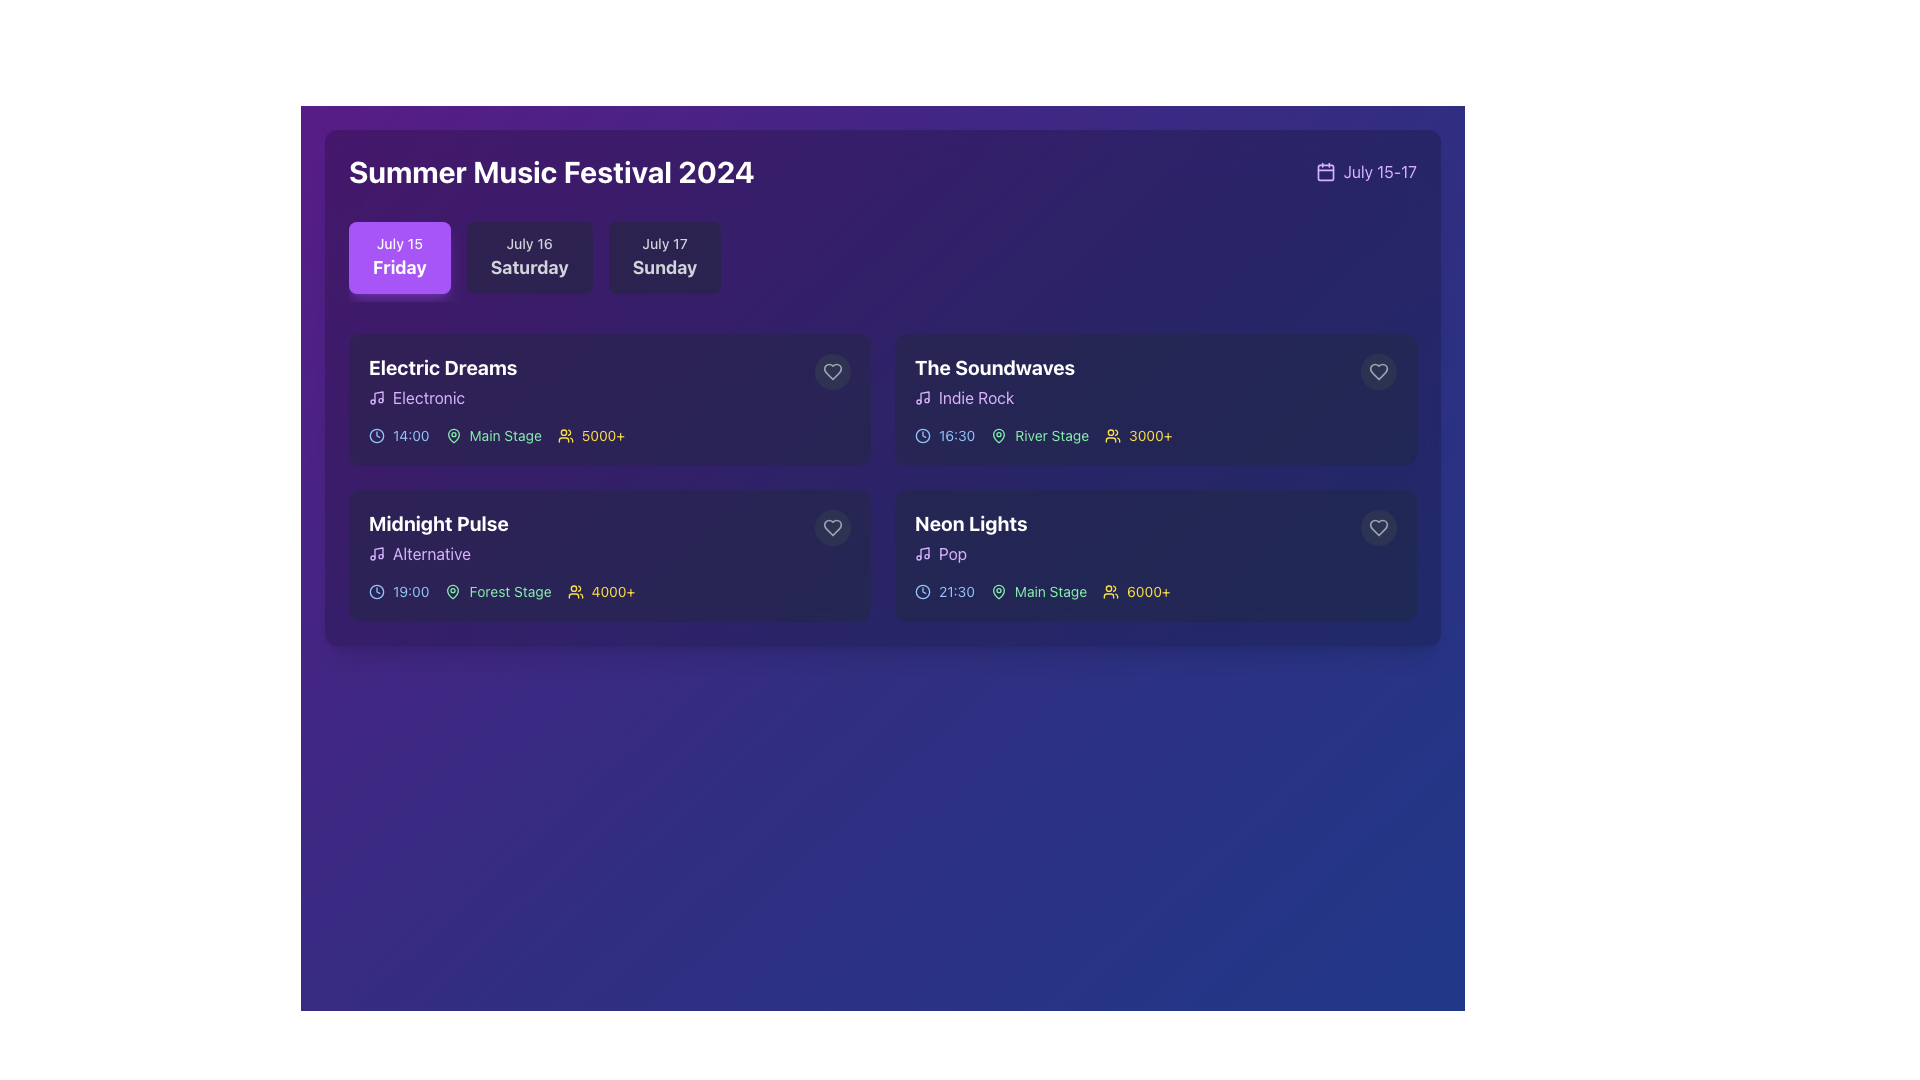 The height and width of the screenshot is (1080, 1920). What do you see at coordinates (1156, 434) in the screenshot?
I see `information presented in the Informative row, which includes the time '16:30' in blue, the stage 'River Stage' in green, and the audience count '3000+', located in the fourth card titled 'The Soundwaves' from the top left` at bounding box center [1156, 434].